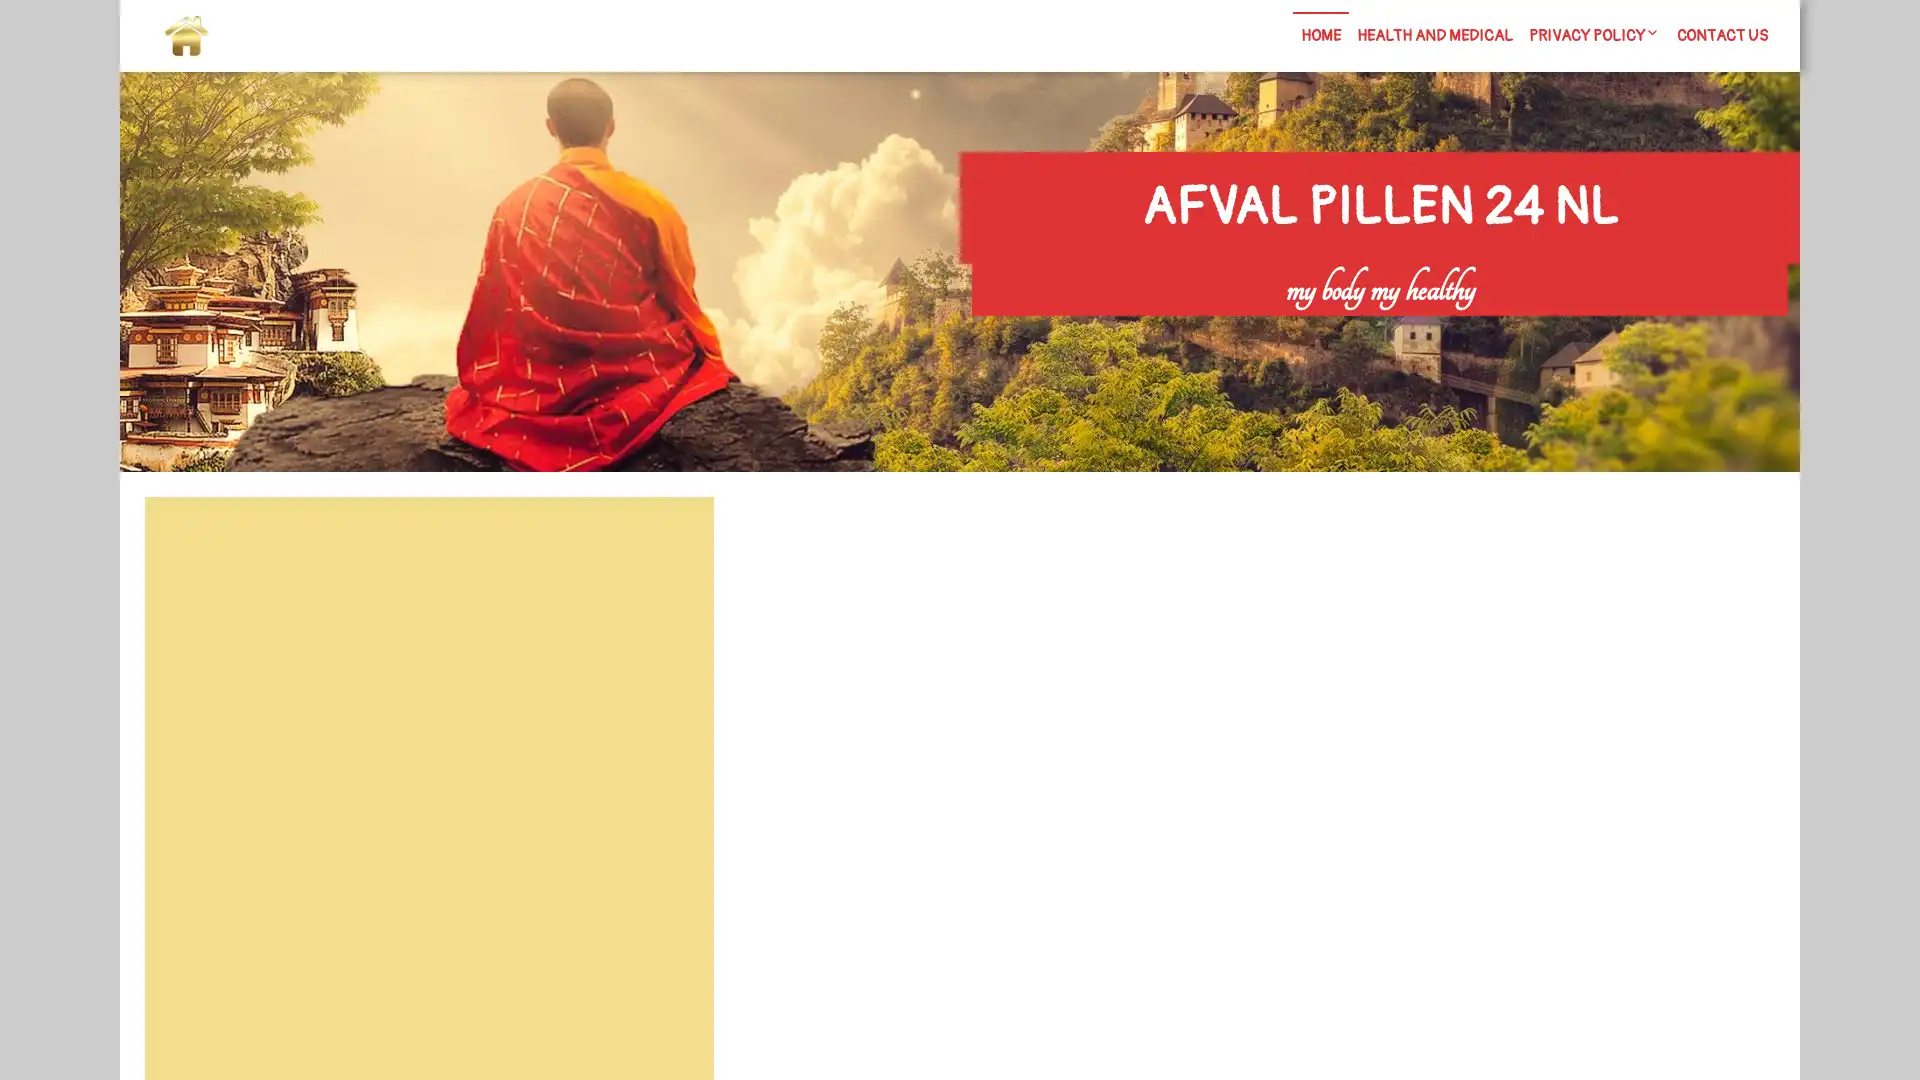 The image size is (1920, 1080). I want to click on Search, so click(1557, 327).